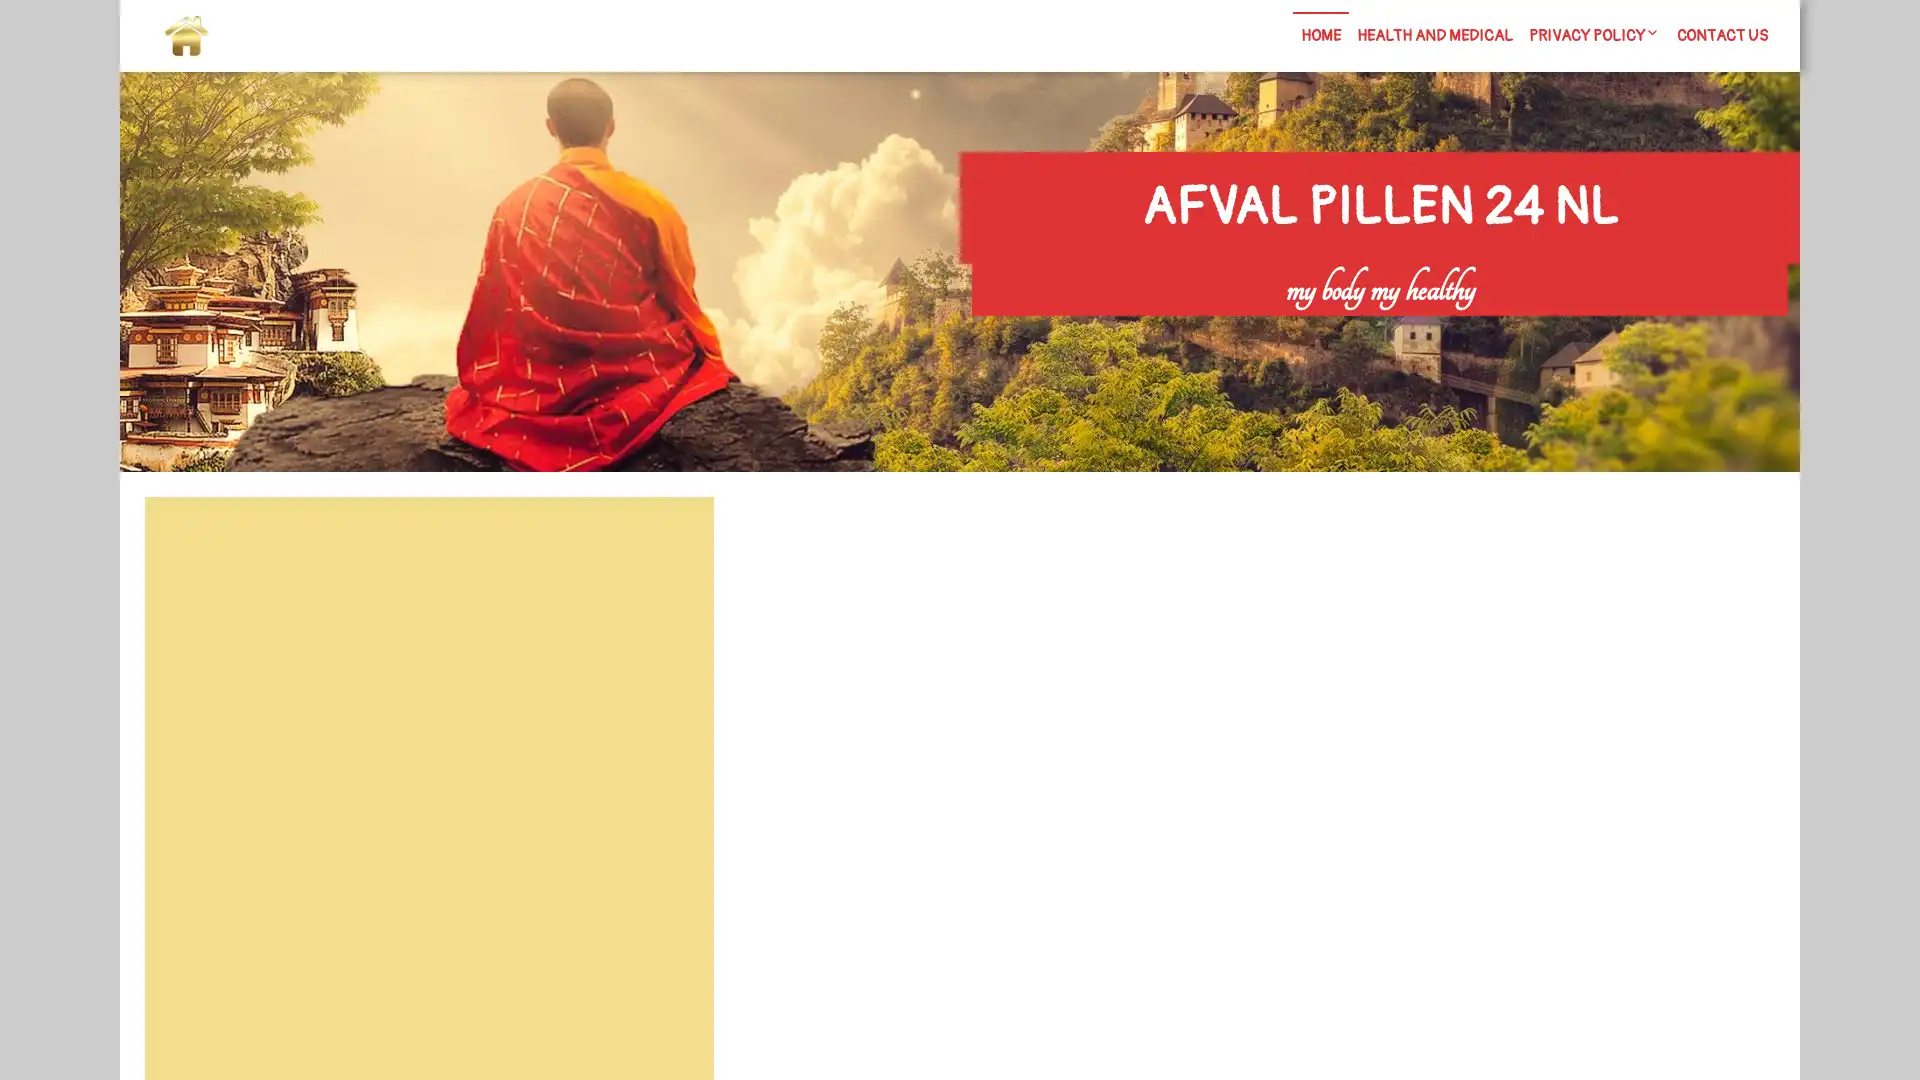 The image size is (1920, 1080). I want to click on Search, so click(1557, 327).